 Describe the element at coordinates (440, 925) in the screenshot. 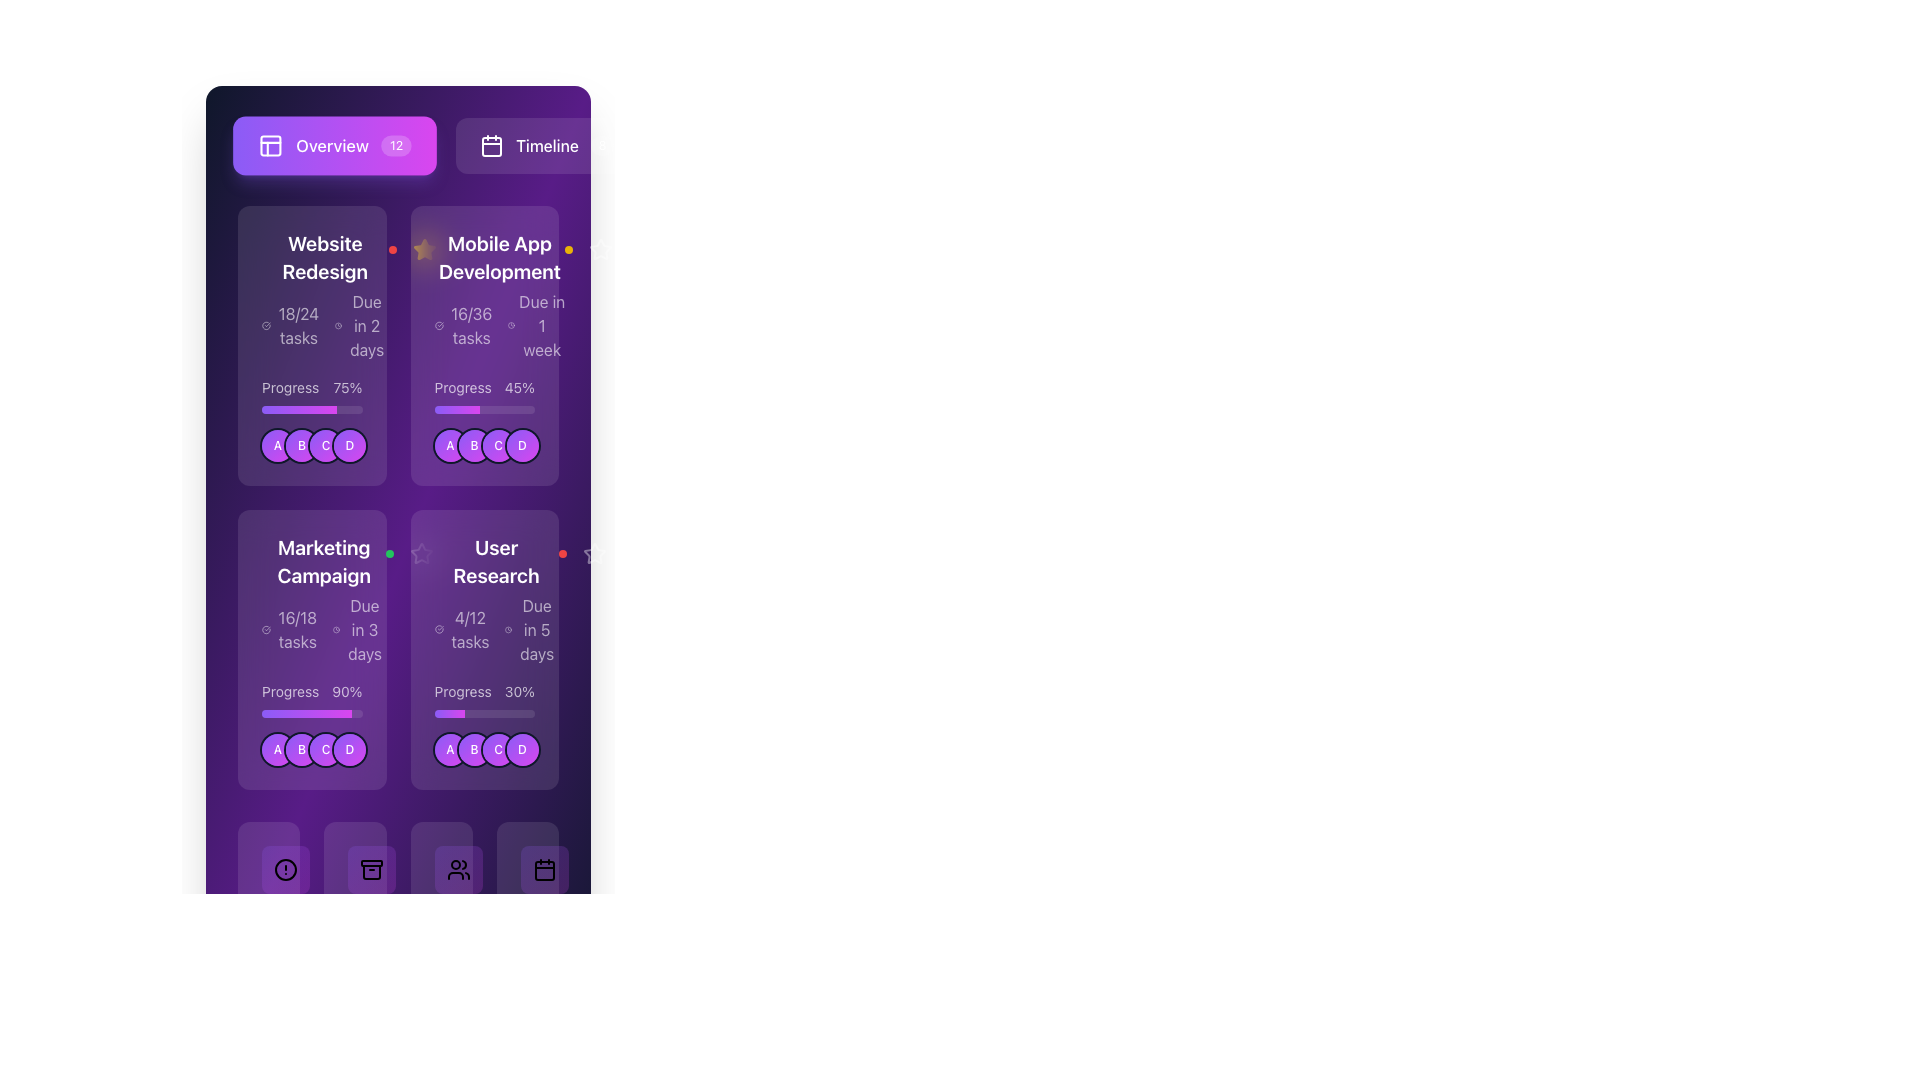

I see `the numerical statistic indicating 'Team Members', which is located in the lower-right quadrant of the application's interface` at that location.